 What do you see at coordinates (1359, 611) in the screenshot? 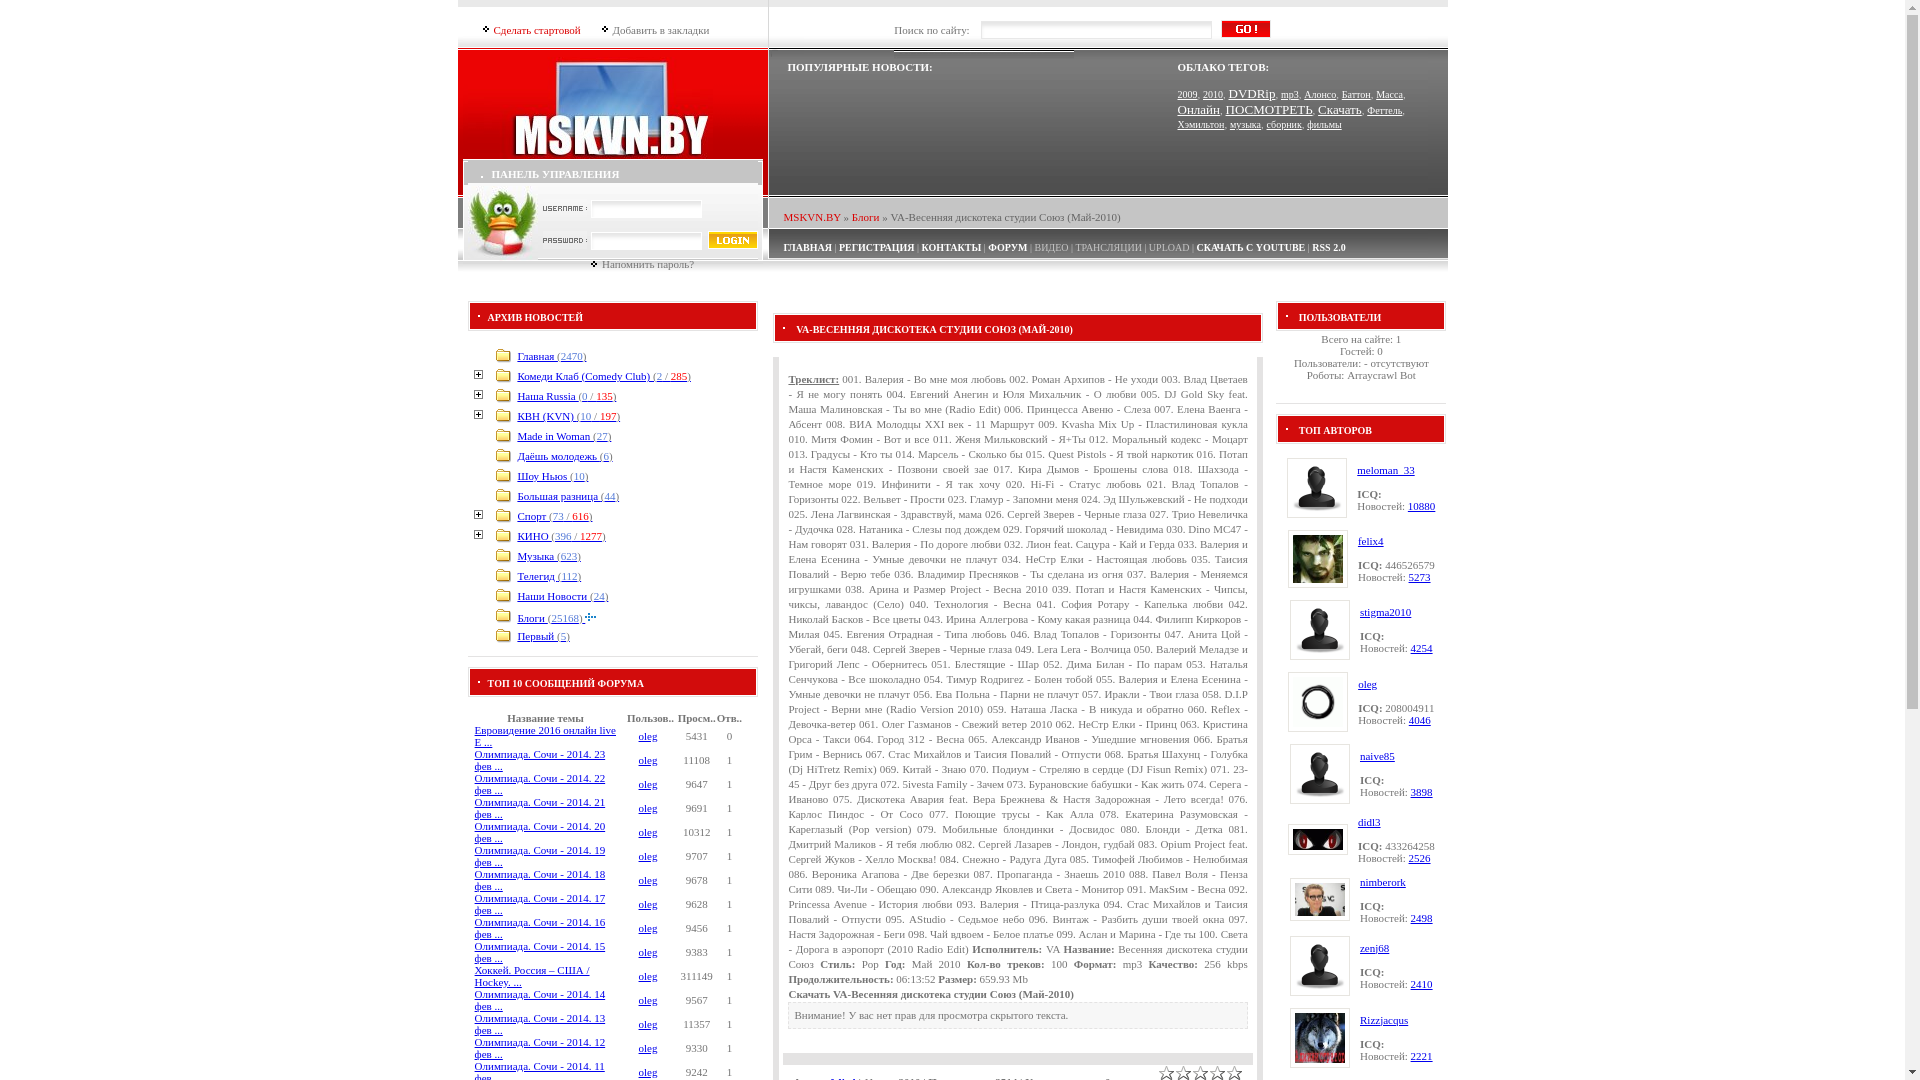
I see `'stigma2010'` at bounding box center [1359, 611].